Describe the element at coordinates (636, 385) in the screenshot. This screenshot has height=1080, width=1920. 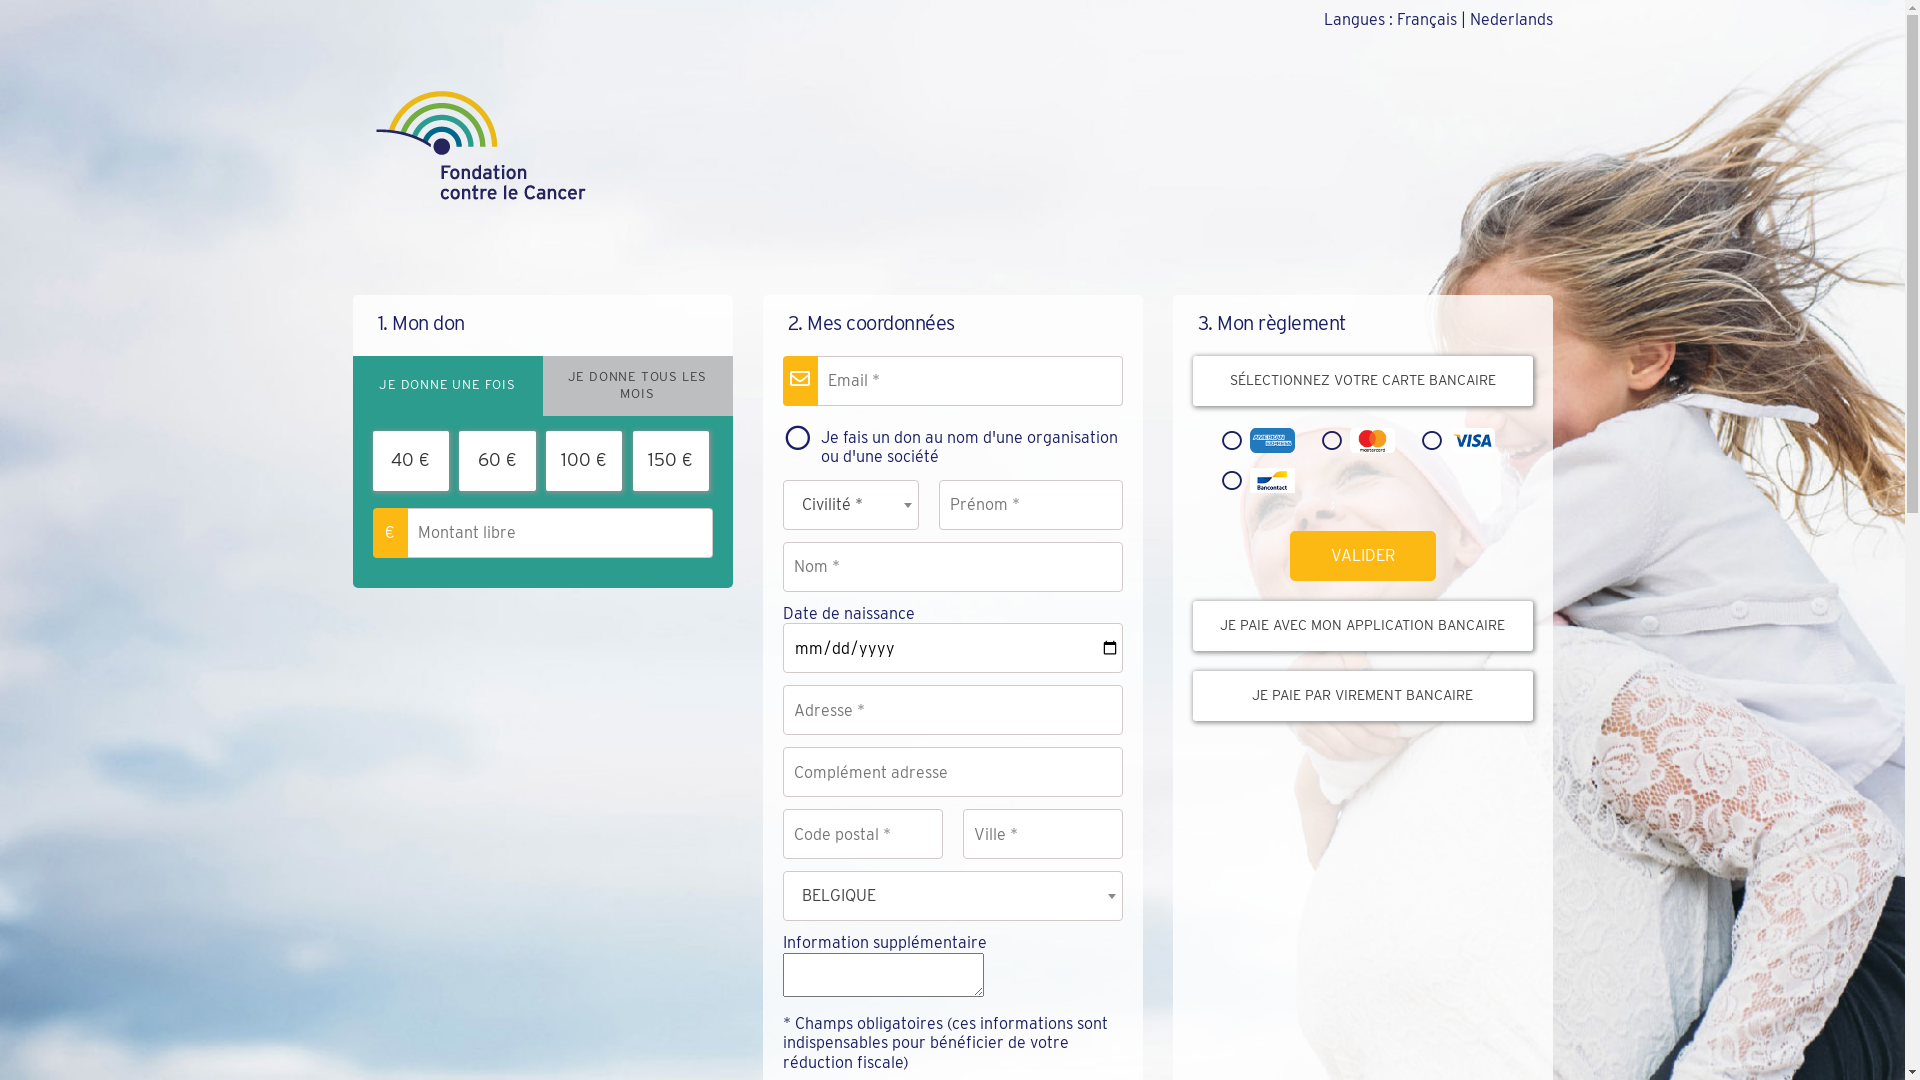
I see `'JE DONNE TOUS LES MOIS'` at that location.